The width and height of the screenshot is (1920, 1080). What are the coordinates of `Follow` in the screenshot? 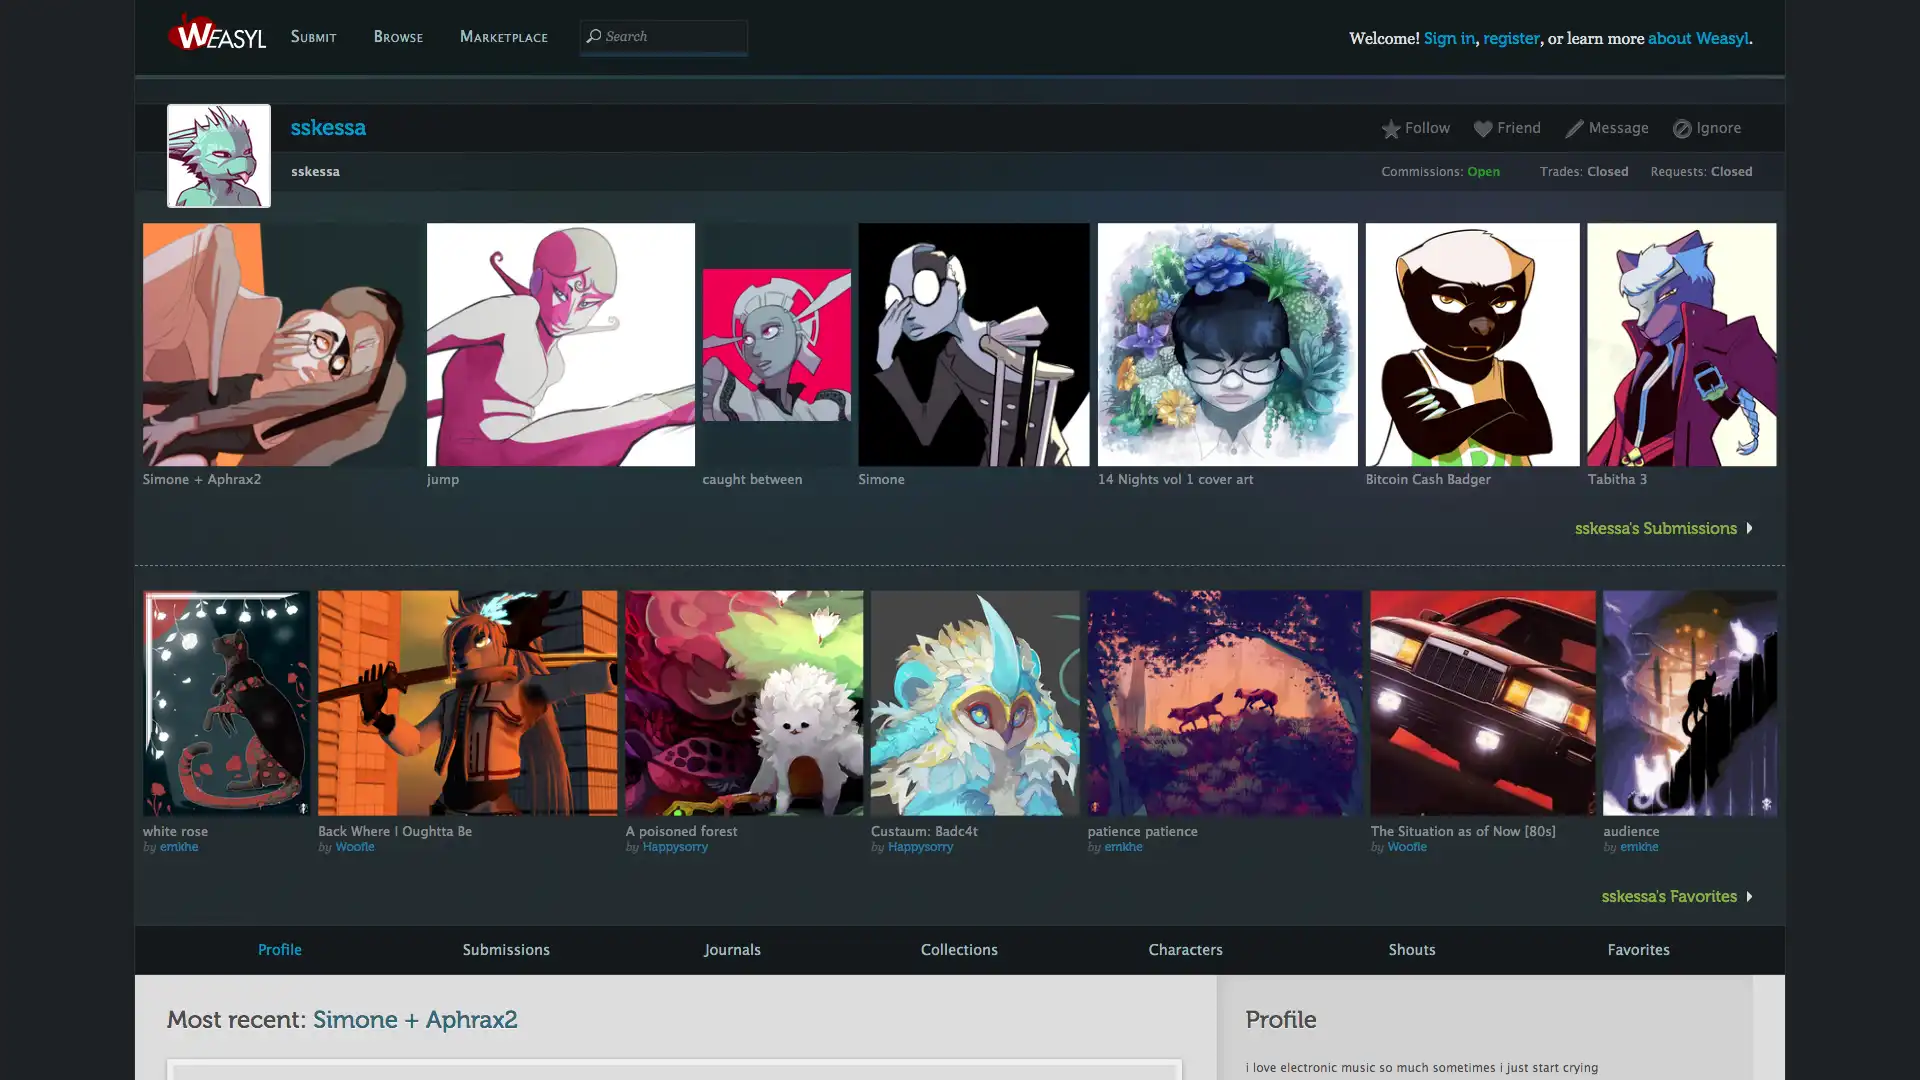 It's located at (1419, 127).